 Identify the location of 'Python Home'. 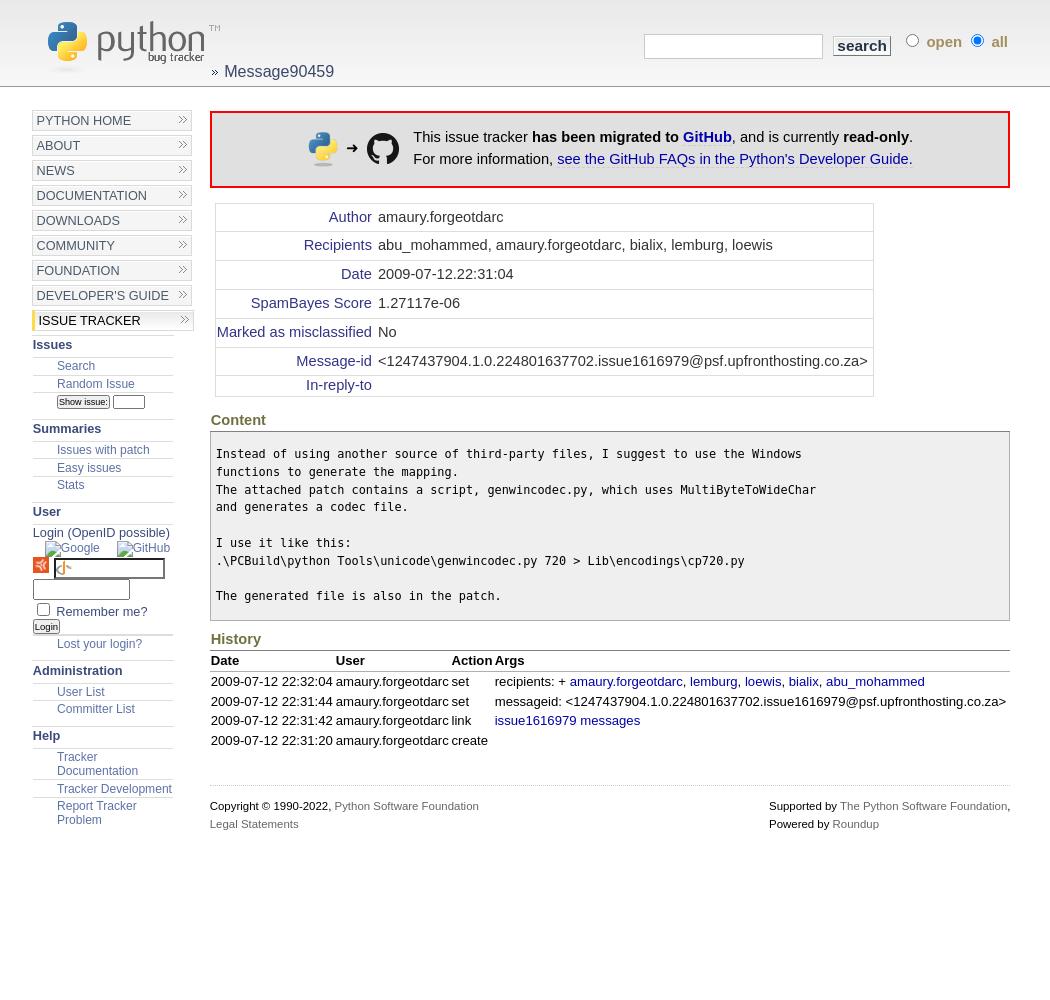
(83, 119).